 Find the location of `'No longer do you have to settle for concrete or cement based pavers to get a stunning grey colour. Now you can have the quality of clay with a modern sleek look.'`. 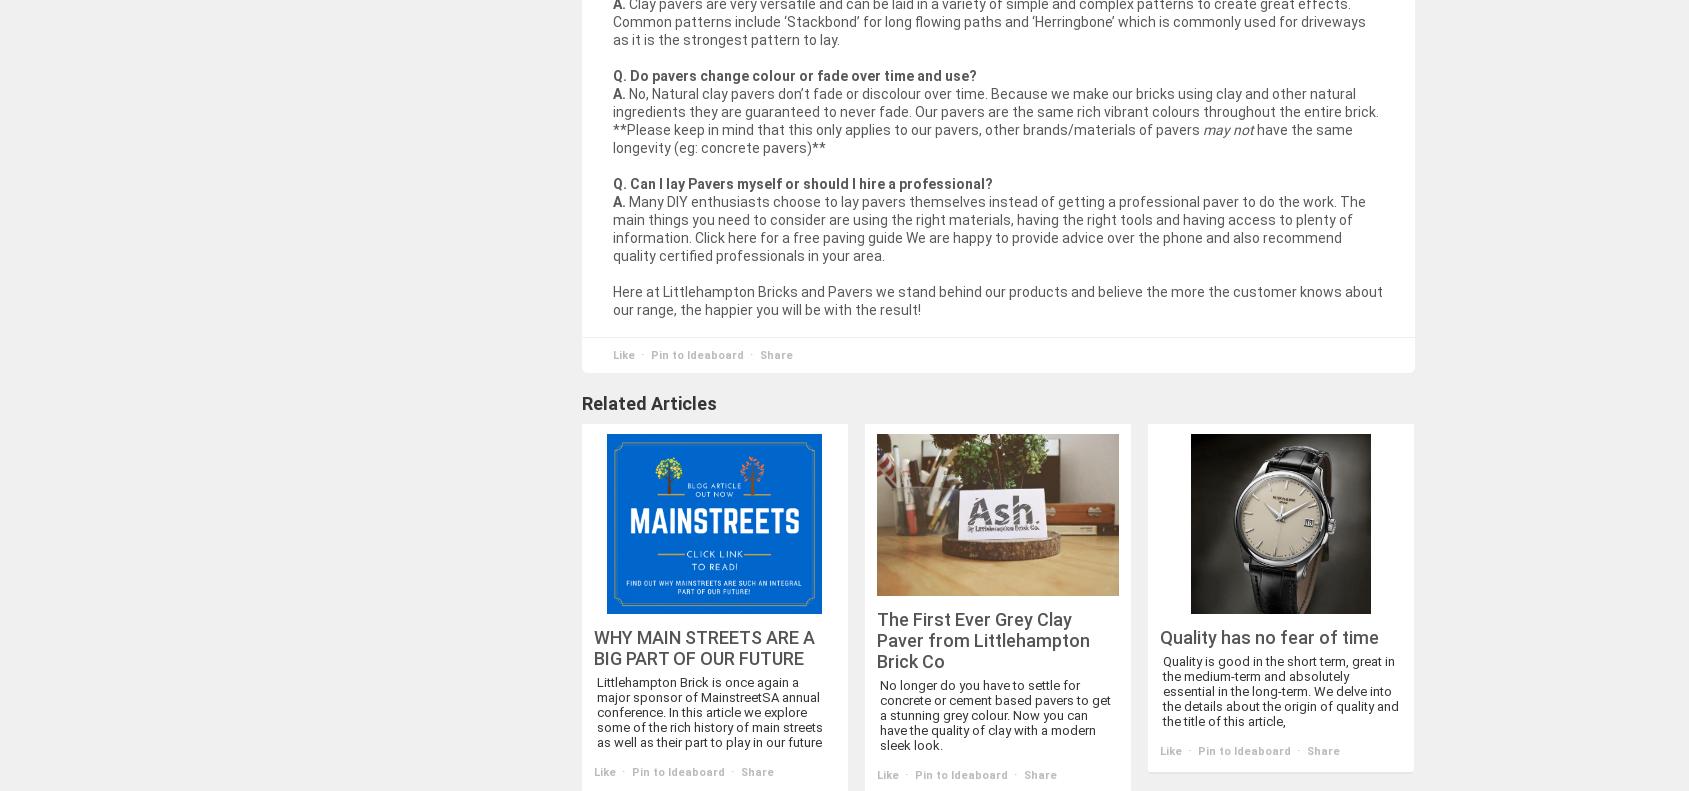

'No longer do you have to settle for concrete or cement based pavers to get a stunning grey colour. Now you can have the quality of clay with a modern sleek look.' is located at coordinates (993, 713).